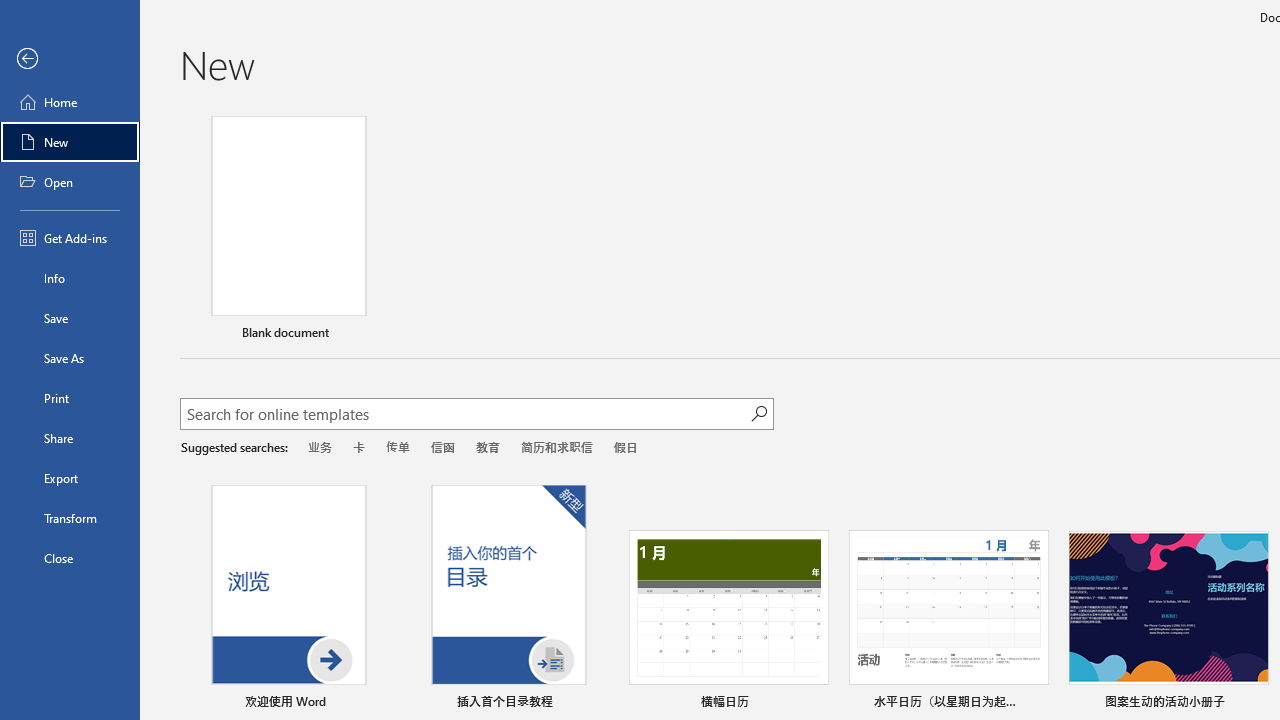 The image size is (1280, 720). Describe the element at coordinates (758, 412) in the screenshot. I see `'Start searching'` at that location.